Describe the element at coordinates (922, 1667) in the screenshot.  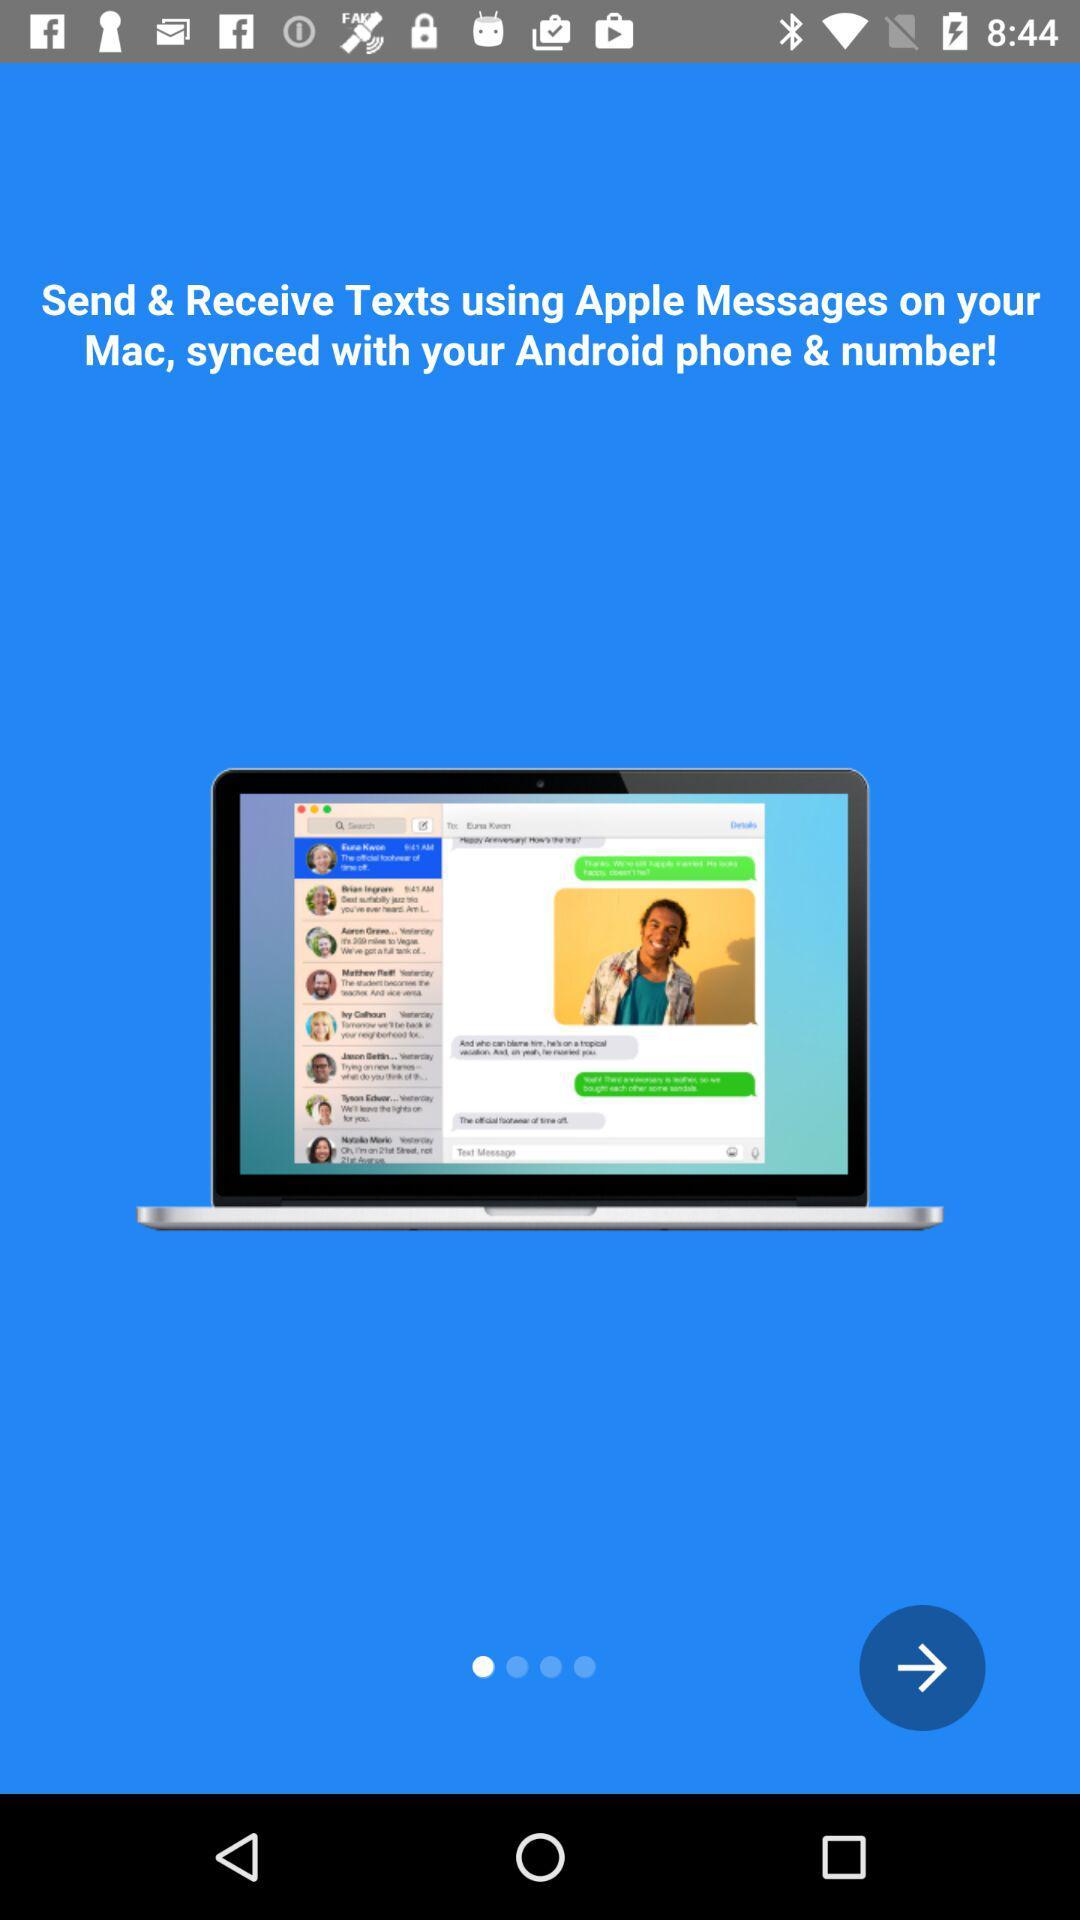
I see `next` at that location.